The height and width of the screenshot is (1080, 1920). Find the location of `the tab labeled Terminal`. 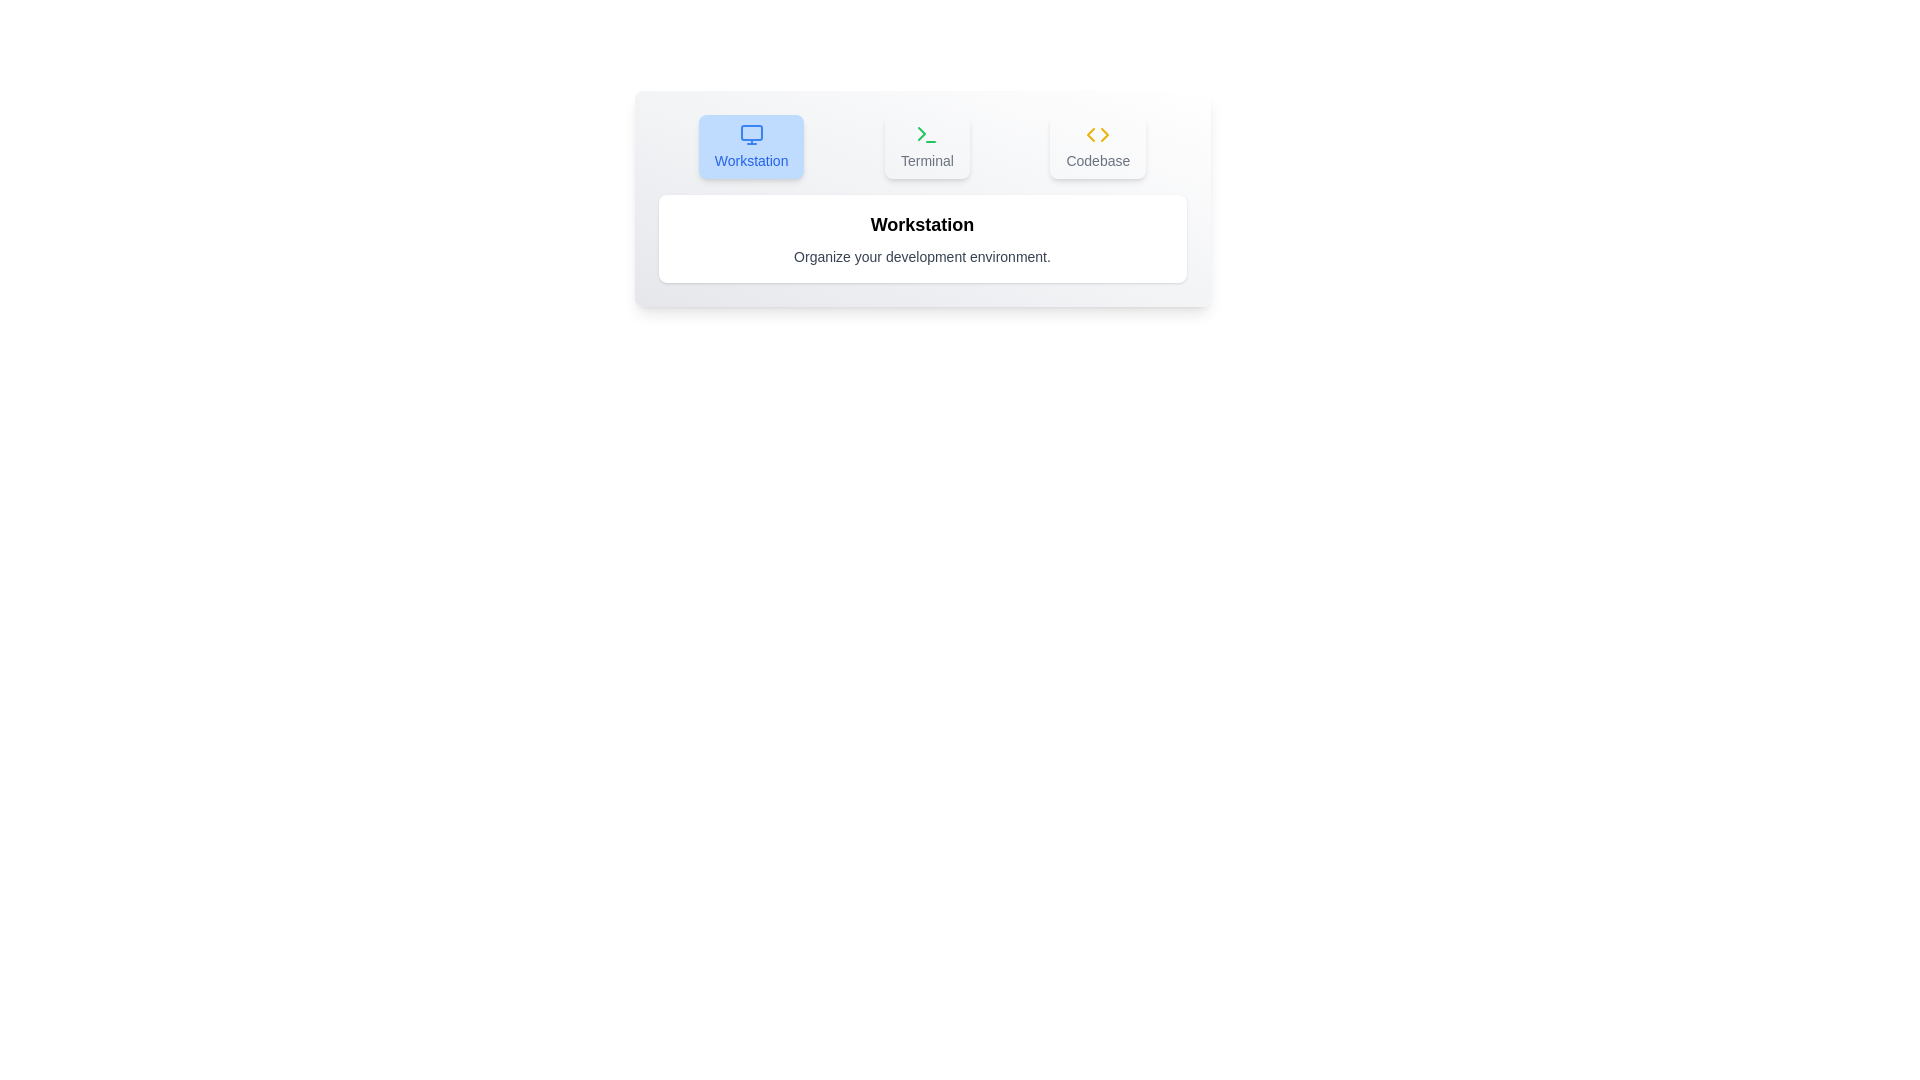

the tab labeled Terminal is located at coordinates (926, 145).